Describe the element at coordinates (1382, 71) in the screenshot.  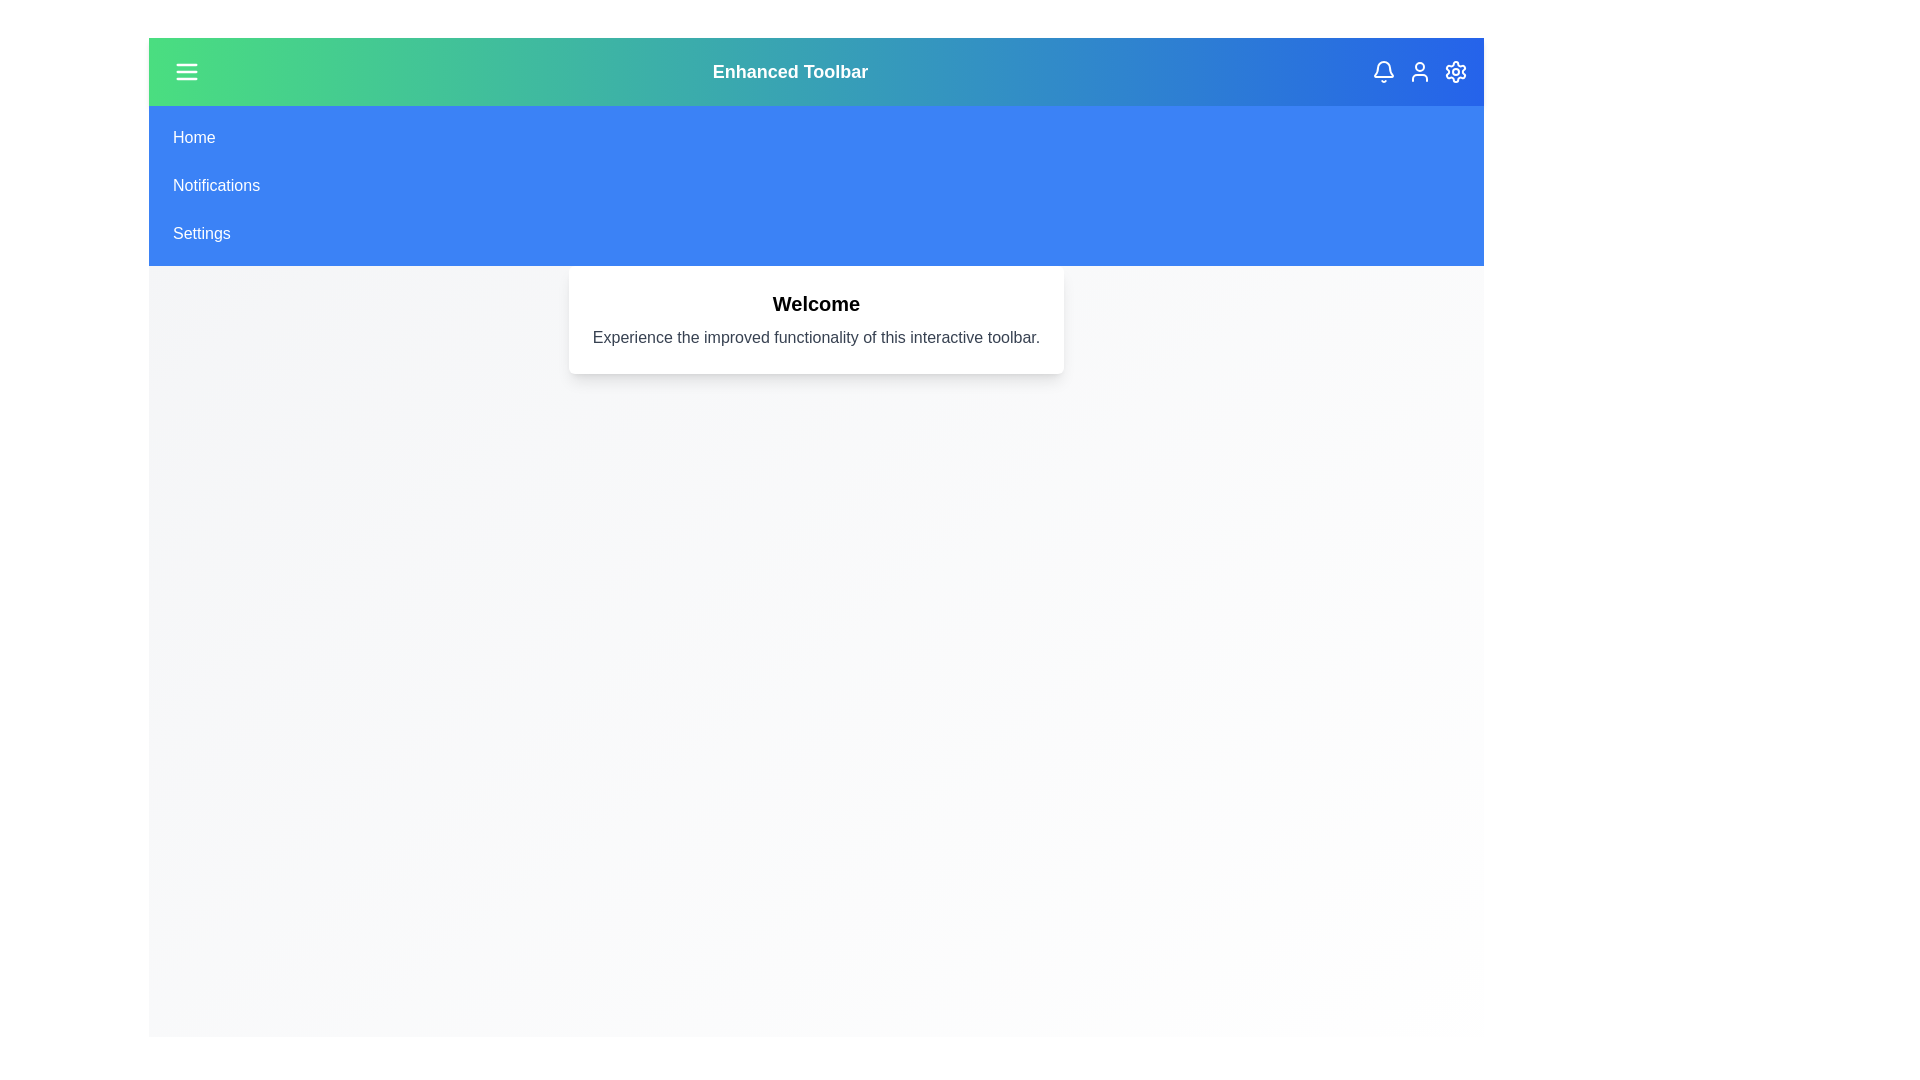
I see `the notifications icon in the toolbar` at that location.